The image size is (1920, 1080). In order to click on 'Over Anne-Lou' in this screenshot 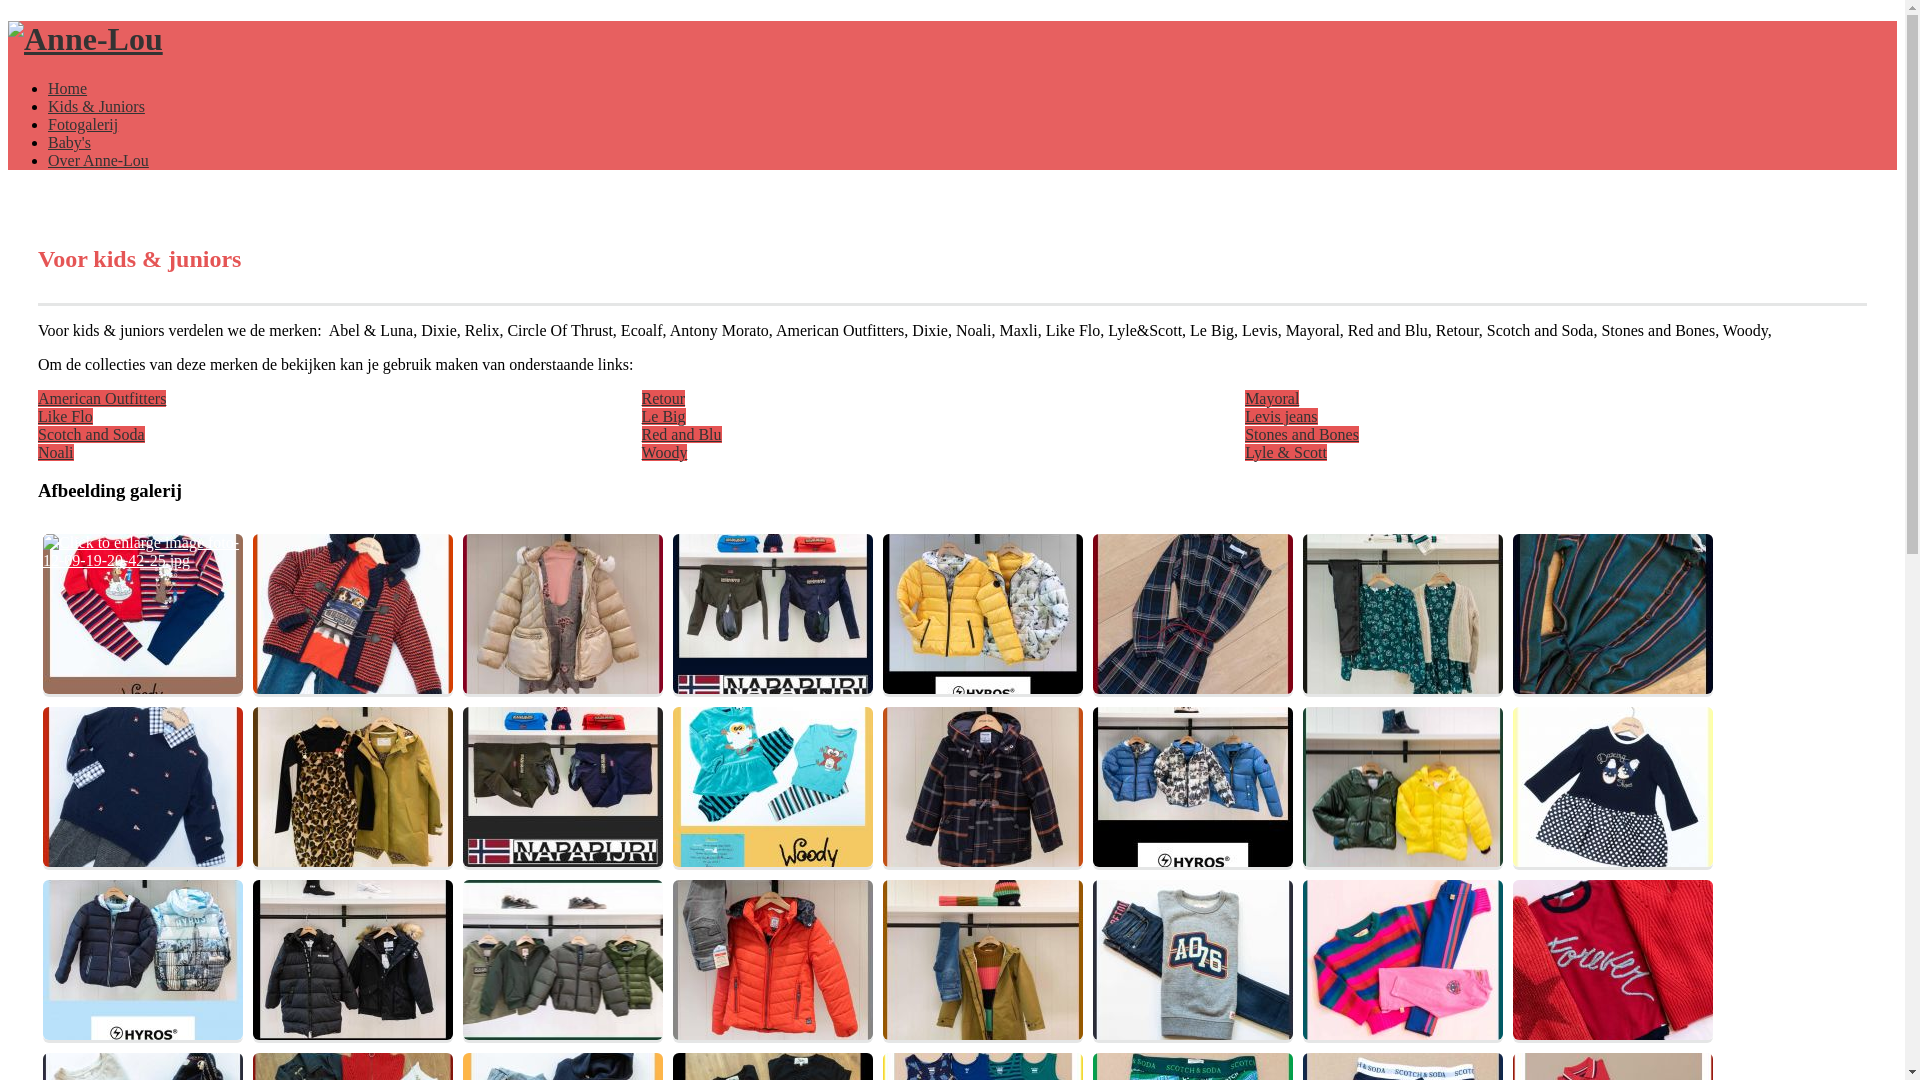, I will do `click(48, 159)`.